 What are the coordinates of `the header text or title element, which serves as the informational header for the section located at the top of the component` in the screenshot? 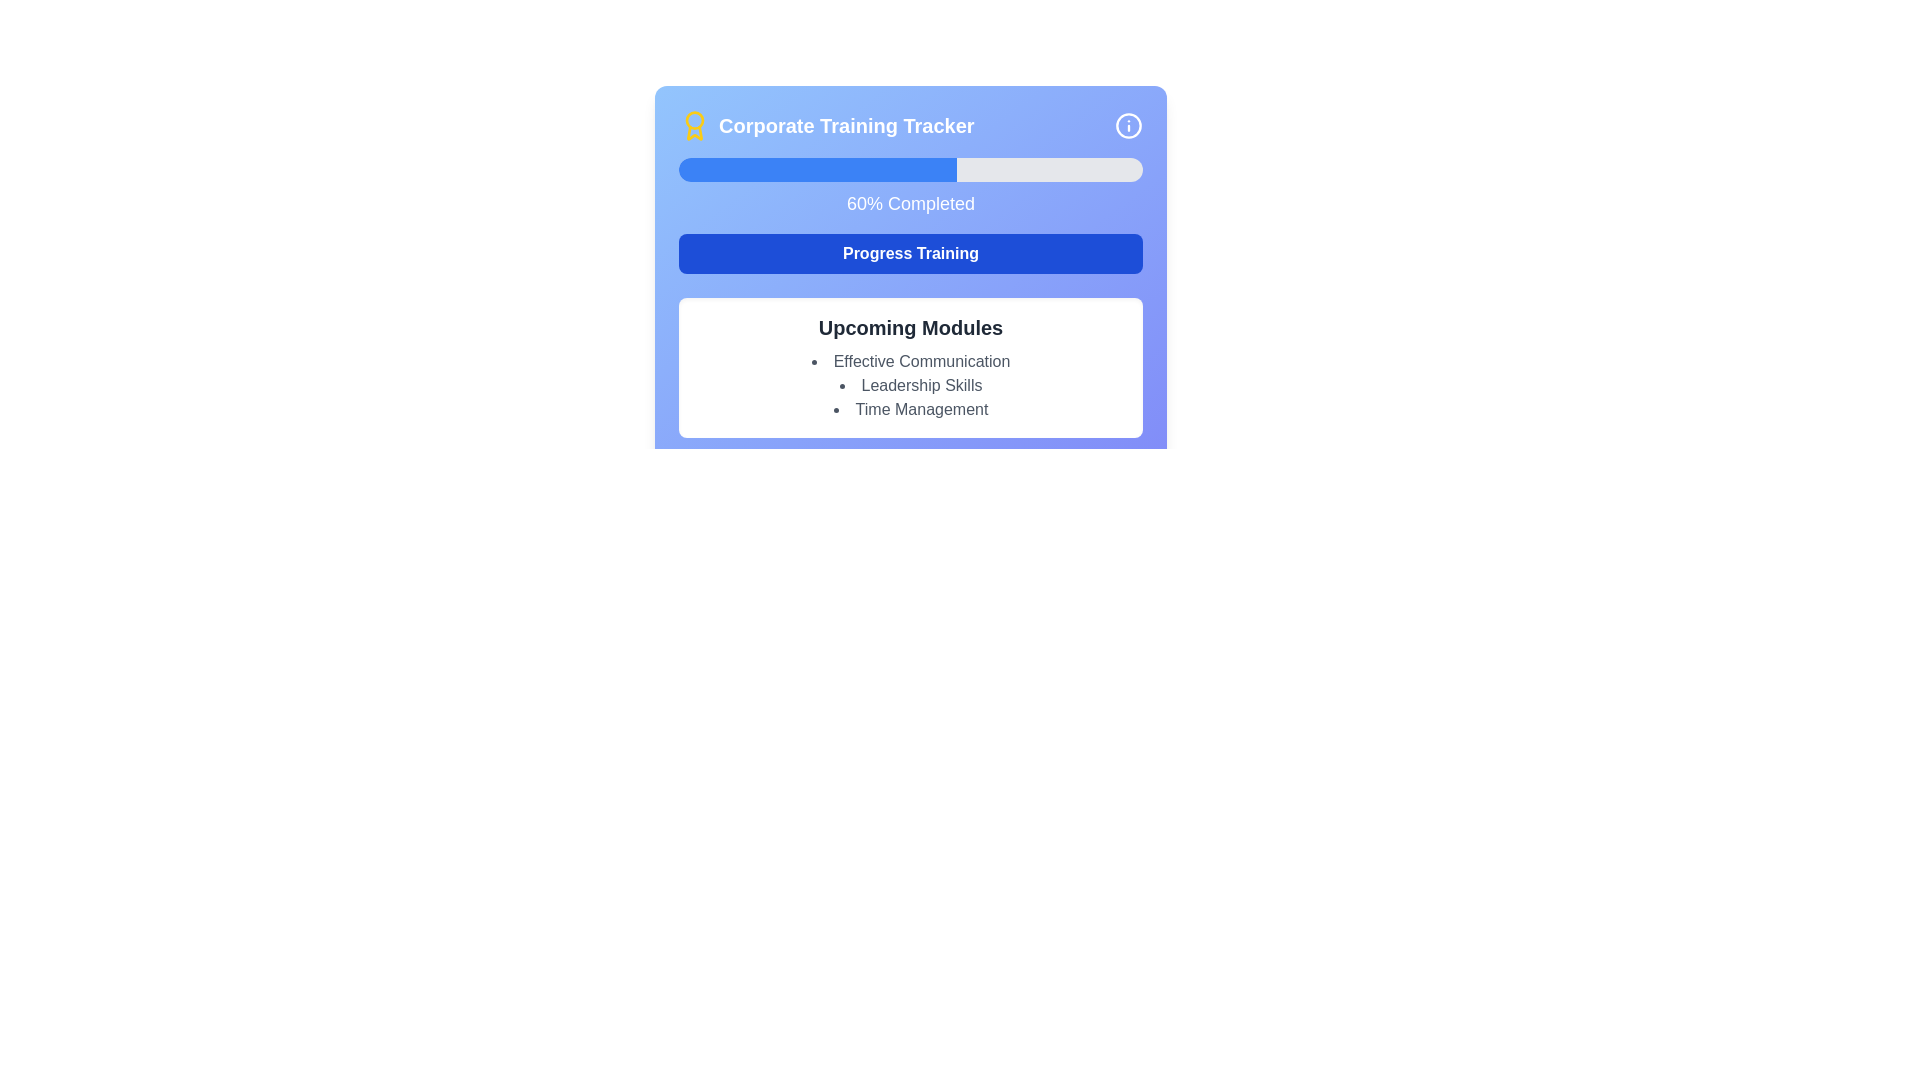 It's located at (910, 126).